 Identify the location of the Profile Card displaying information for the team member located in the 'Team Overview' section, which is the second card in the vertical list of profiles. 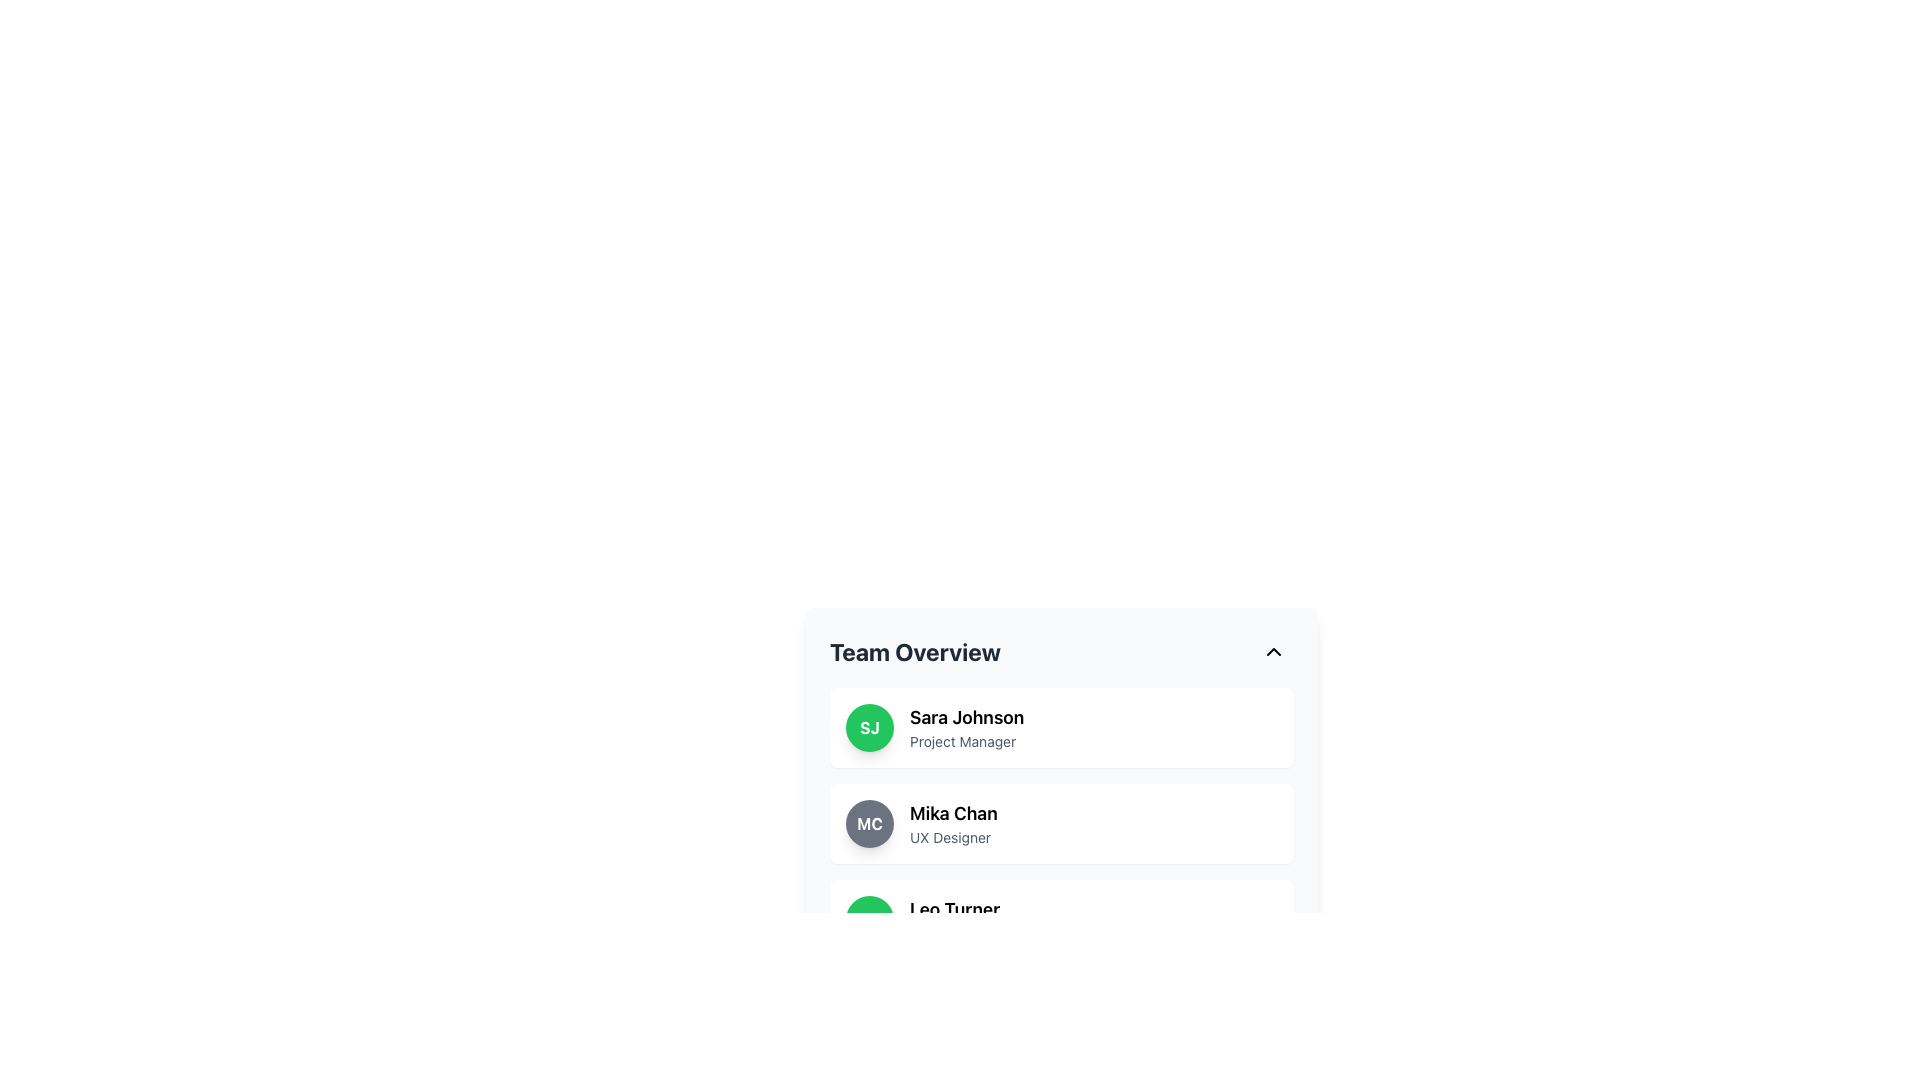
(1060, 824).